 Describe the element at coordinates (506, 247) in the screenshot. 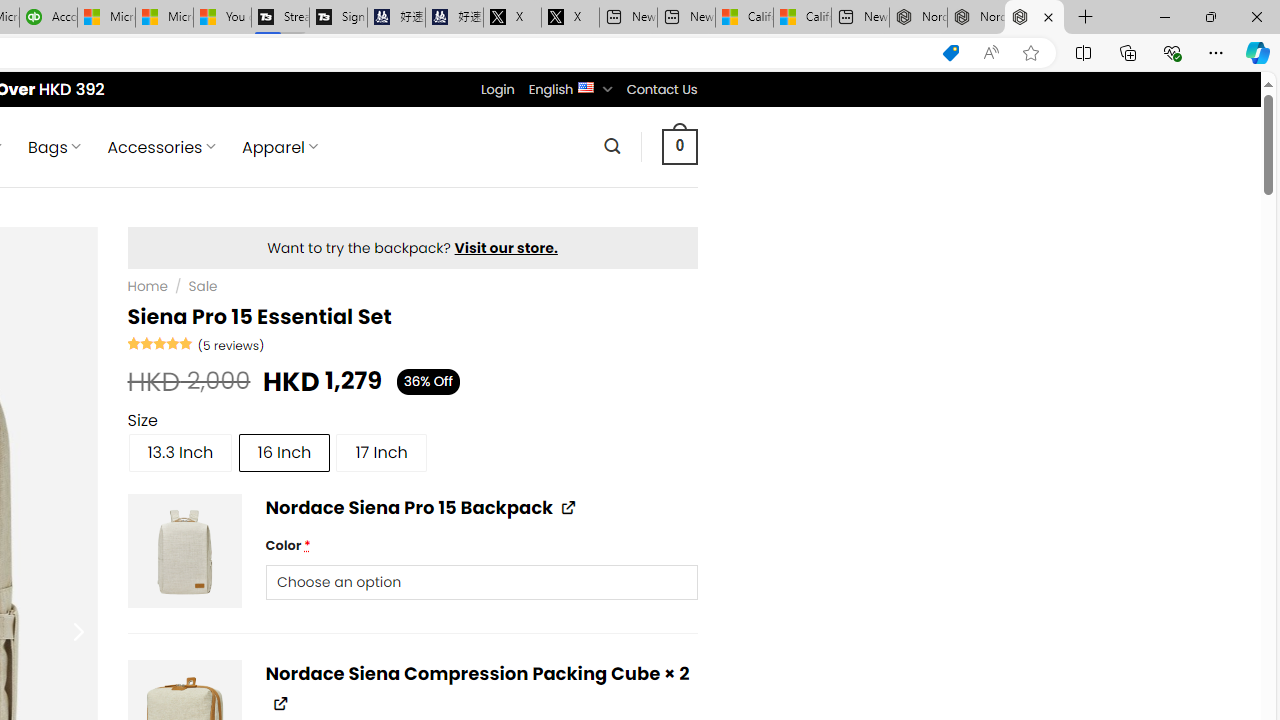

I see `'Visit our store.'` at that location.